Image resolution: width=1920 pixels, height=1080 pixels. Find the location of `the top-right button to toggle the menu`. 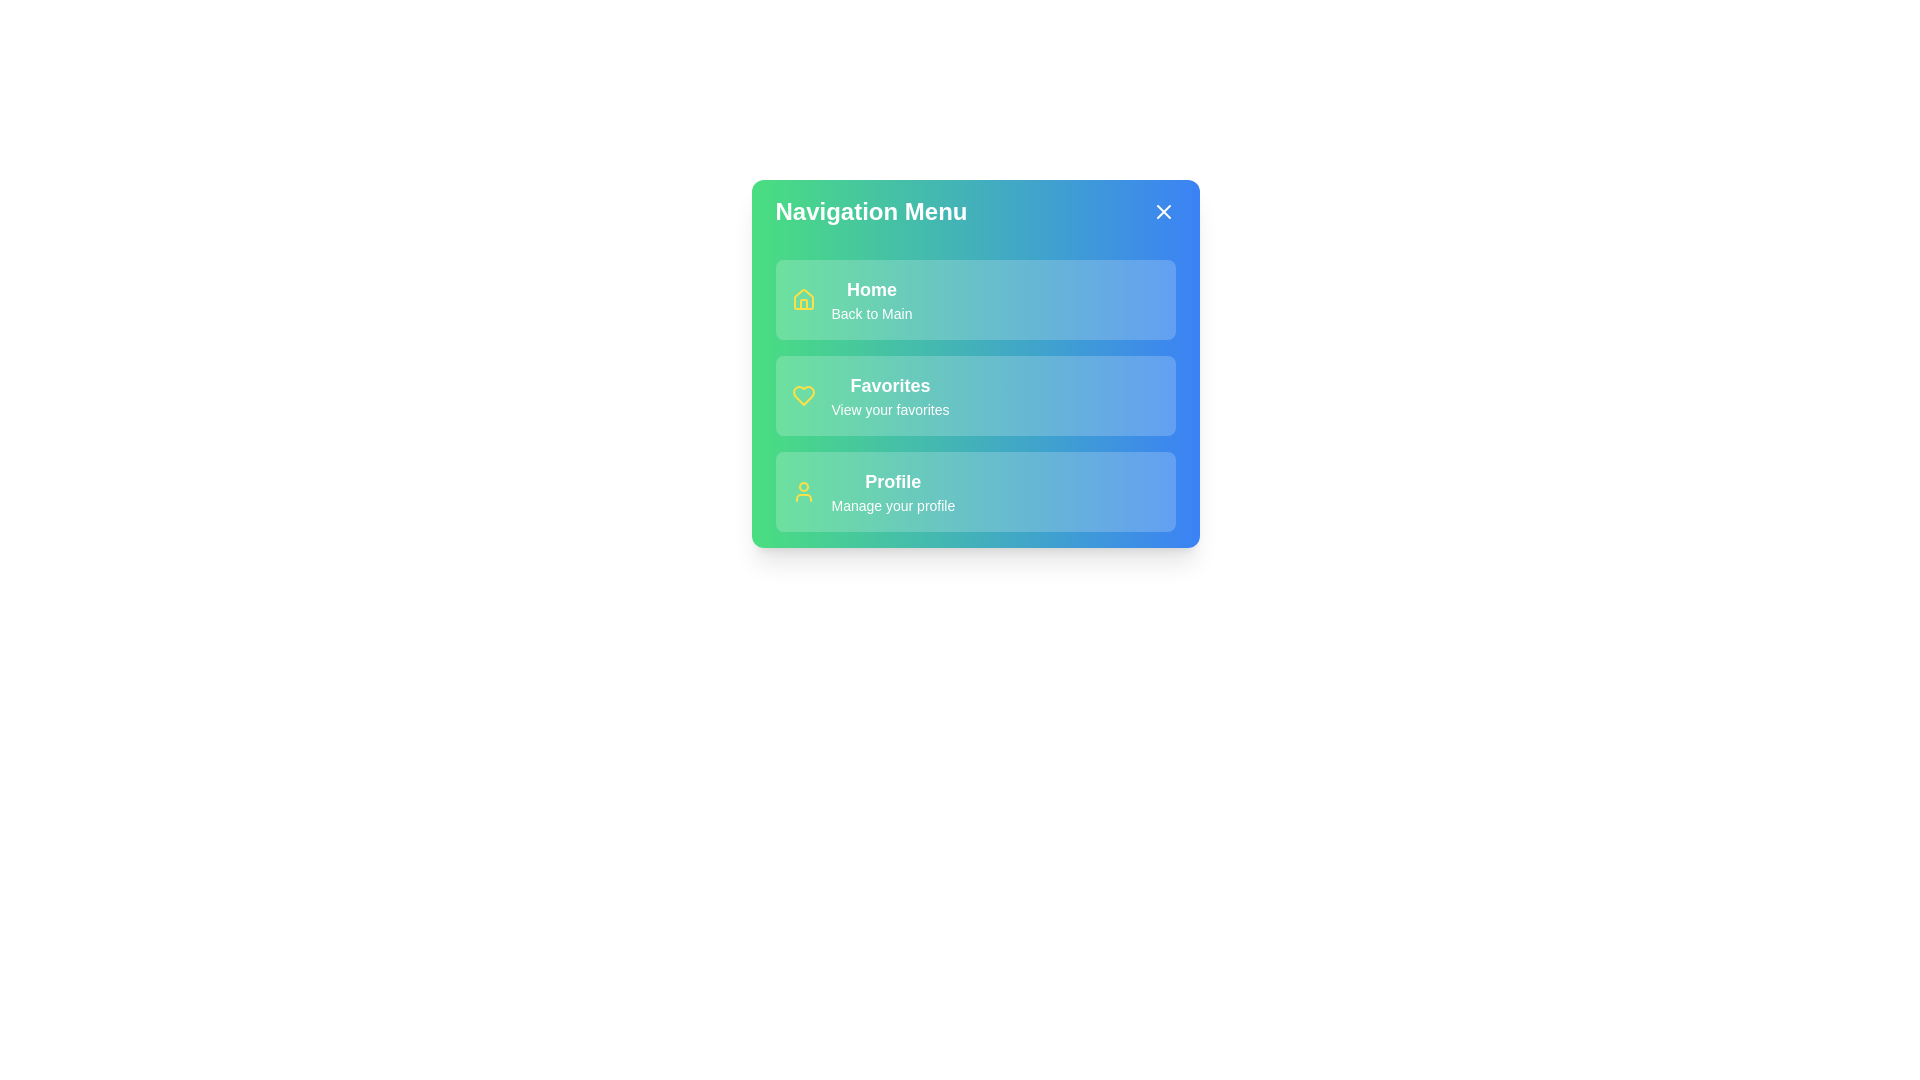

the top-right button to toggle the menu is located at coordinates (1163, 212).